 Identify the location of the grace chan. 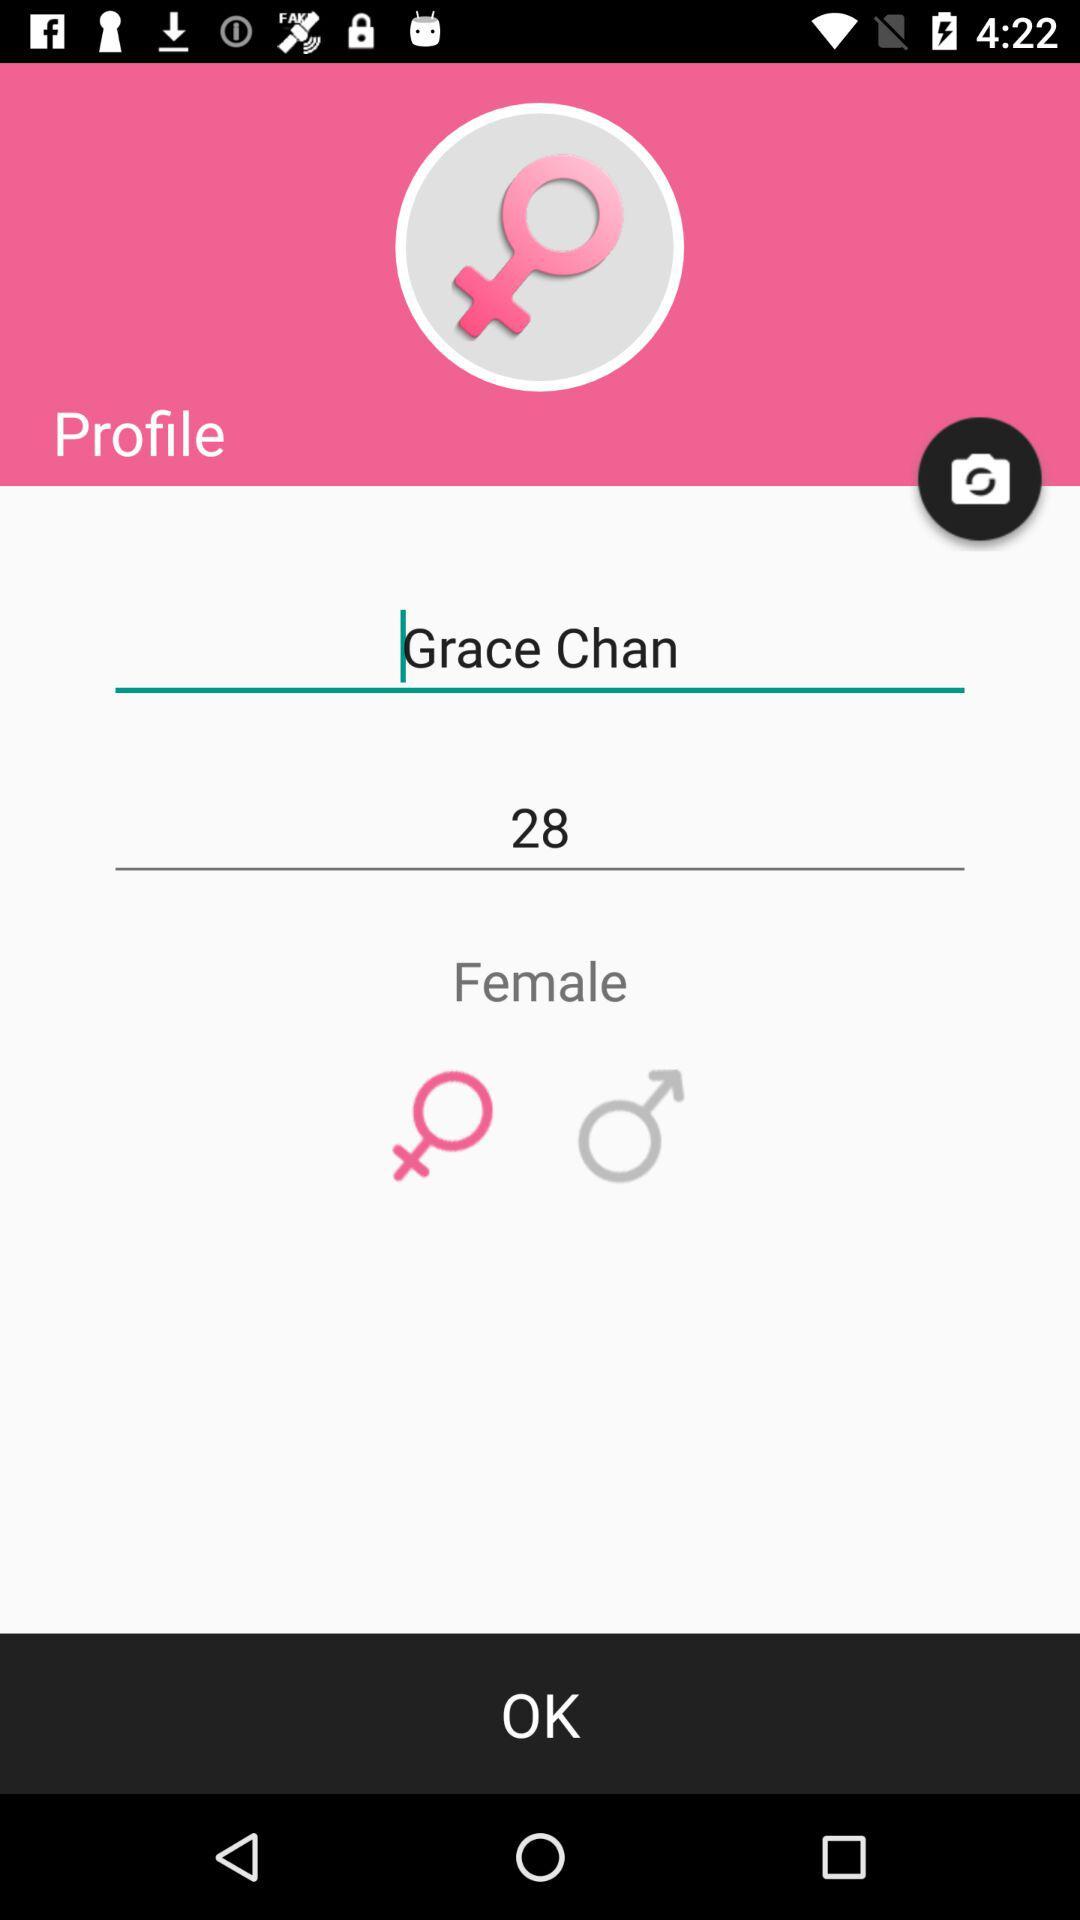
(540, 647).